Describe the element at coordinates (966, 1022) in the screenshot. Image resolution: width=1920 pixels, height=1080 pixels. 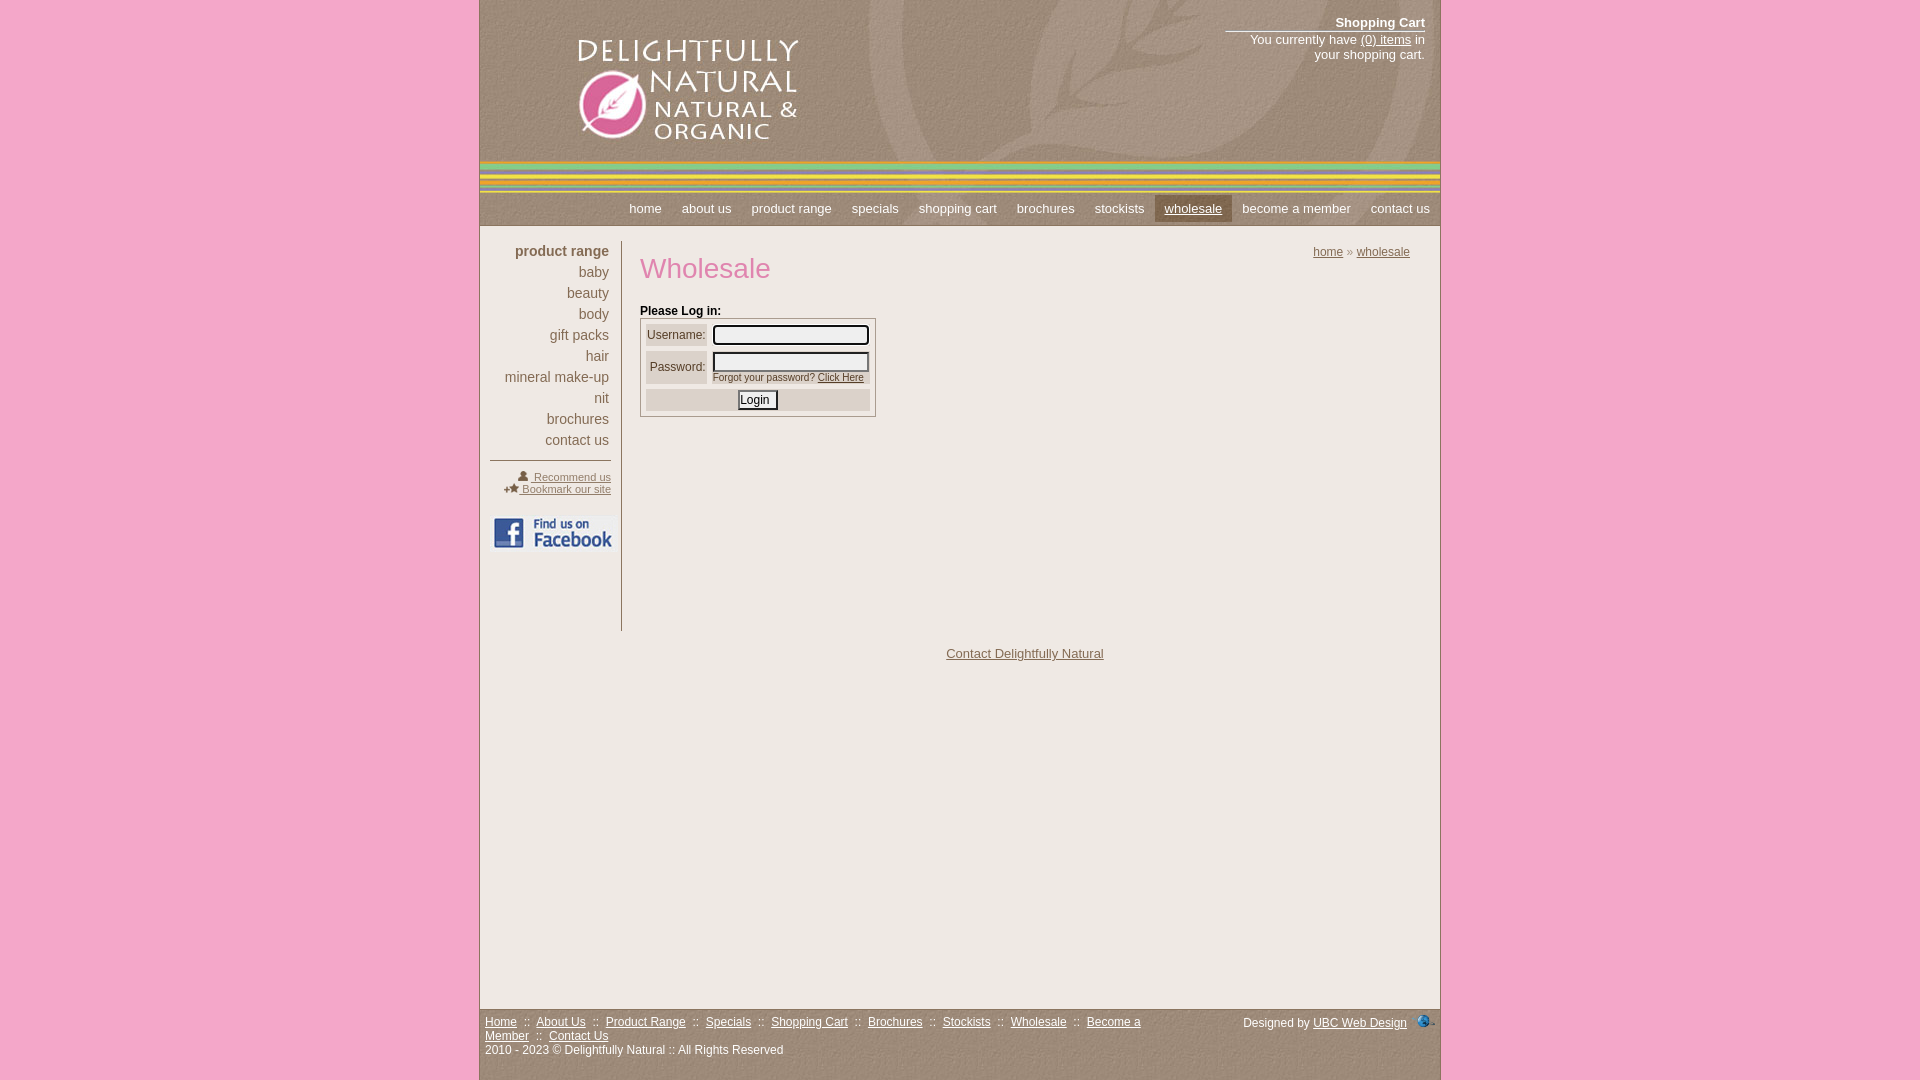
I see `'Stockists'` at that location.